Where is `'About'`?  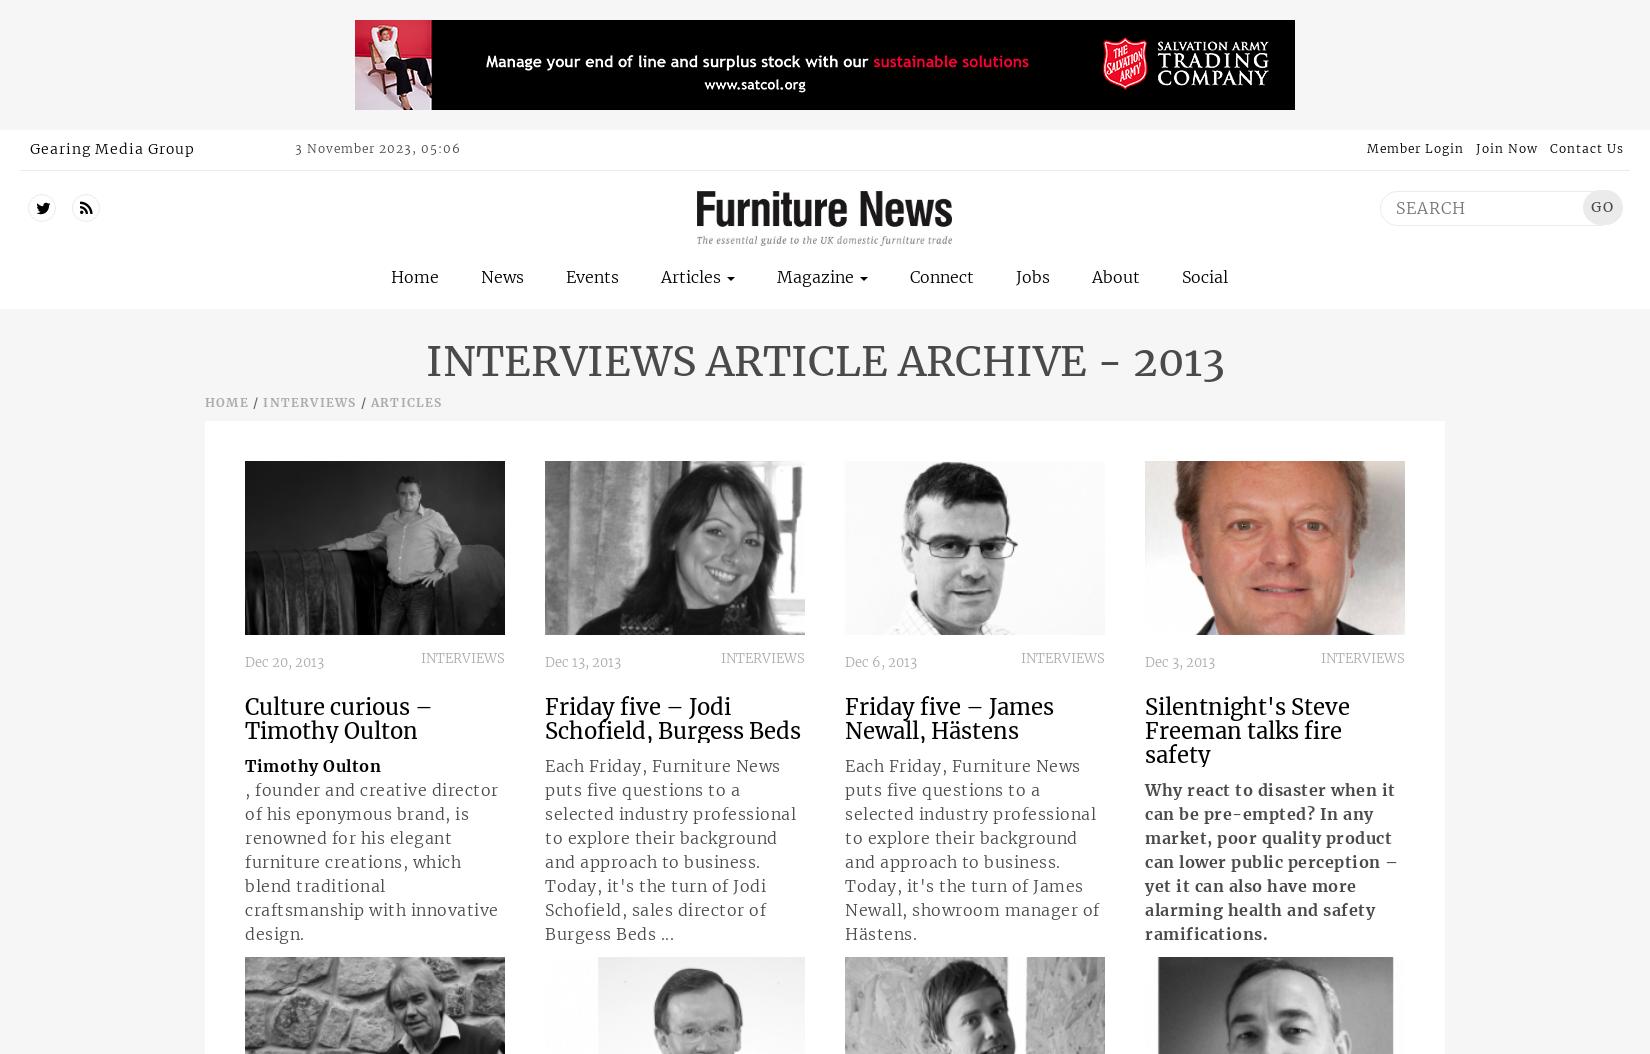 'About' is located at coordinates (1116, 275).